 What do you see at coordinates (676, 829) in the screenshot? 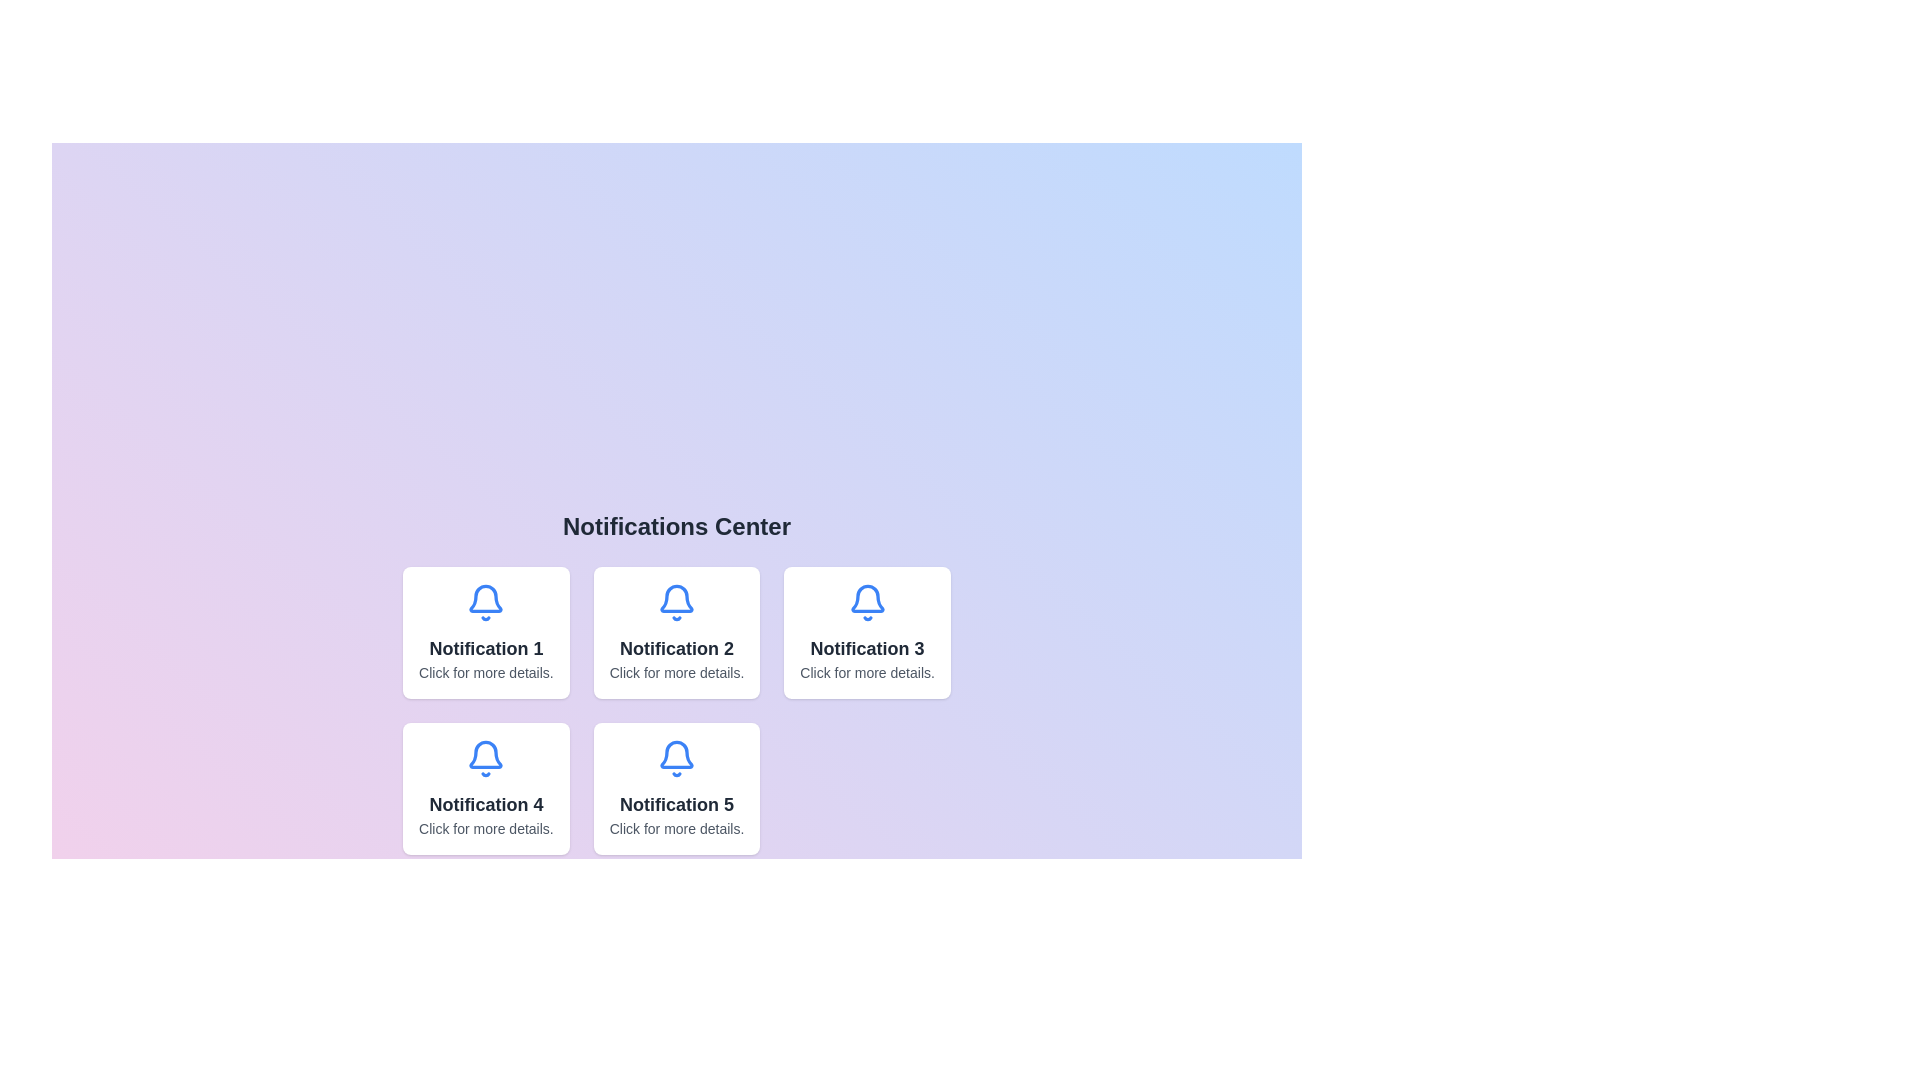
I see `text label that says 'Click for more details.' which is located at the bottom of the notification card titled 'Notification 5'` at bounding box center [676, 829].